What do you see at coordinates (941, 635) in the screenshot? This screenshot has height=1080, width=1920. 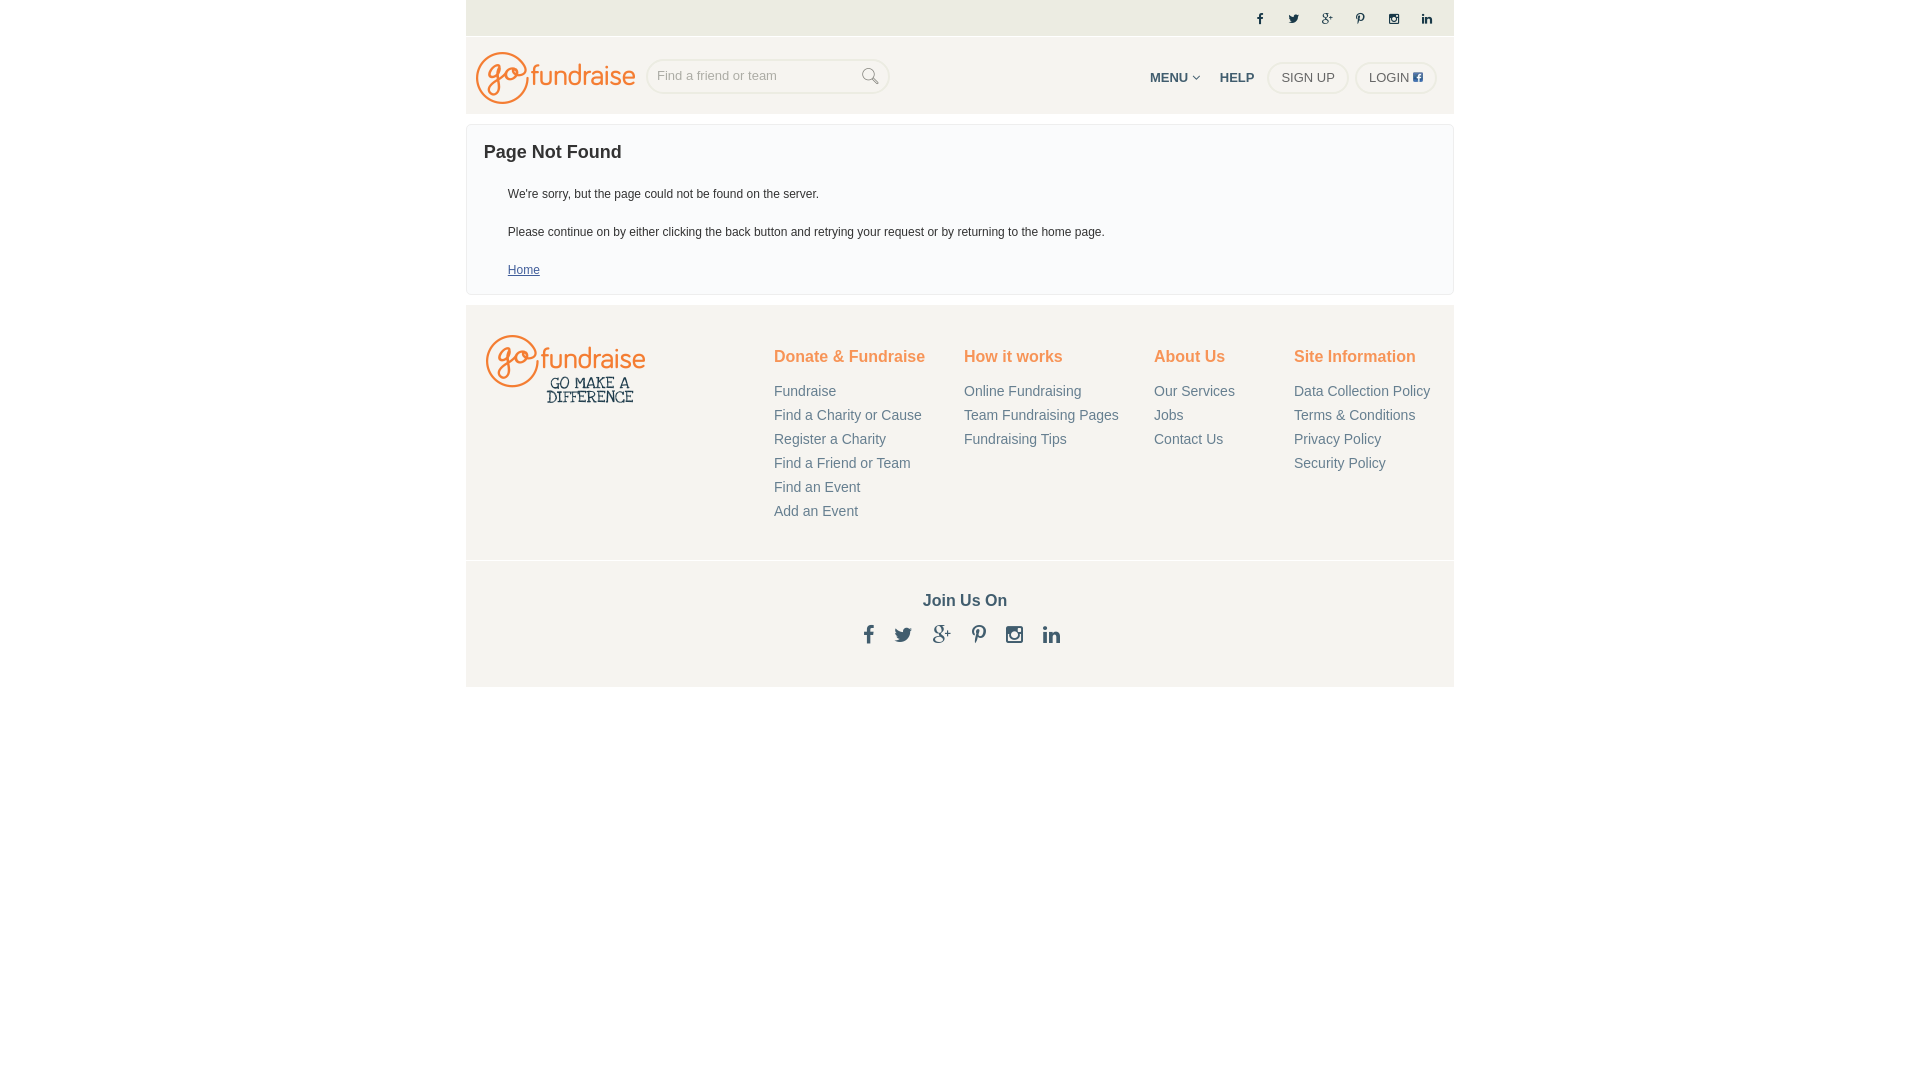 I see `'Google+'` at bounding box center [941, 635].